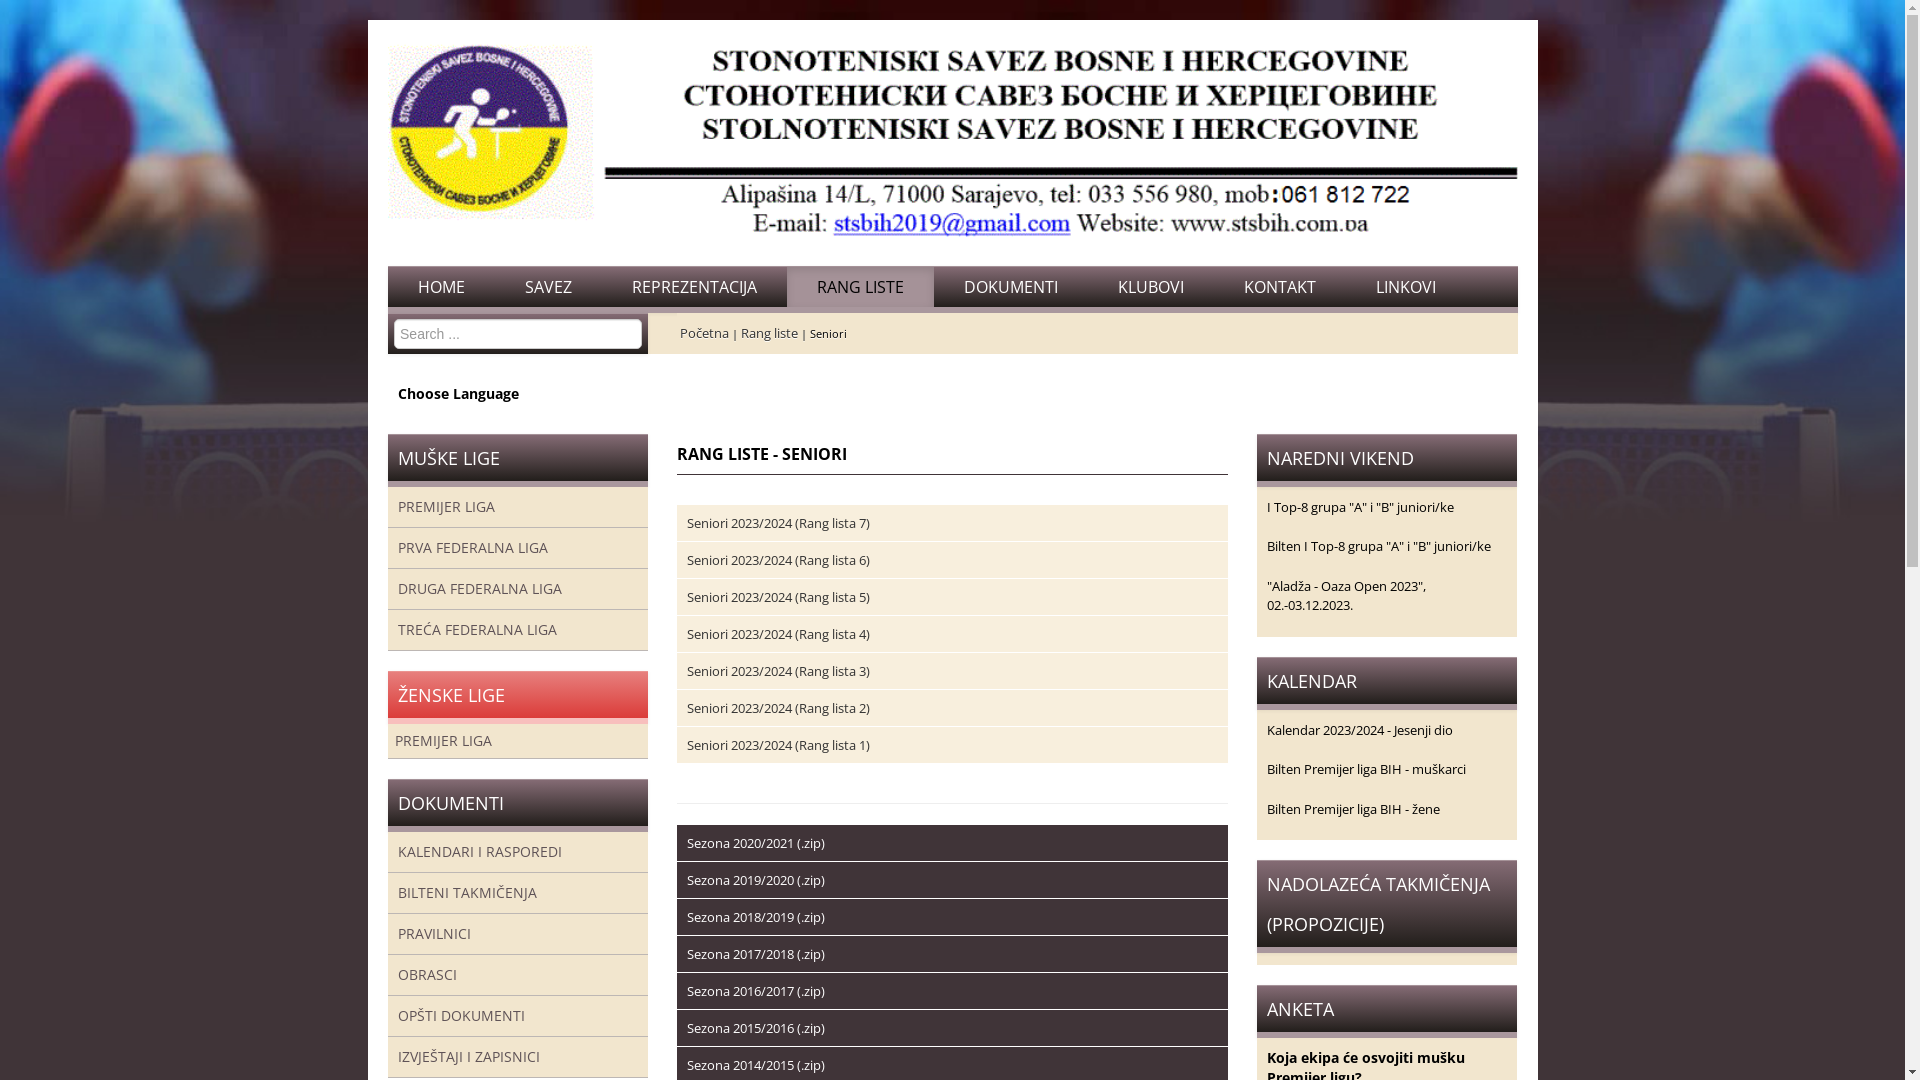  I want to click on 'KLUBOVI', so click(1087, 286).